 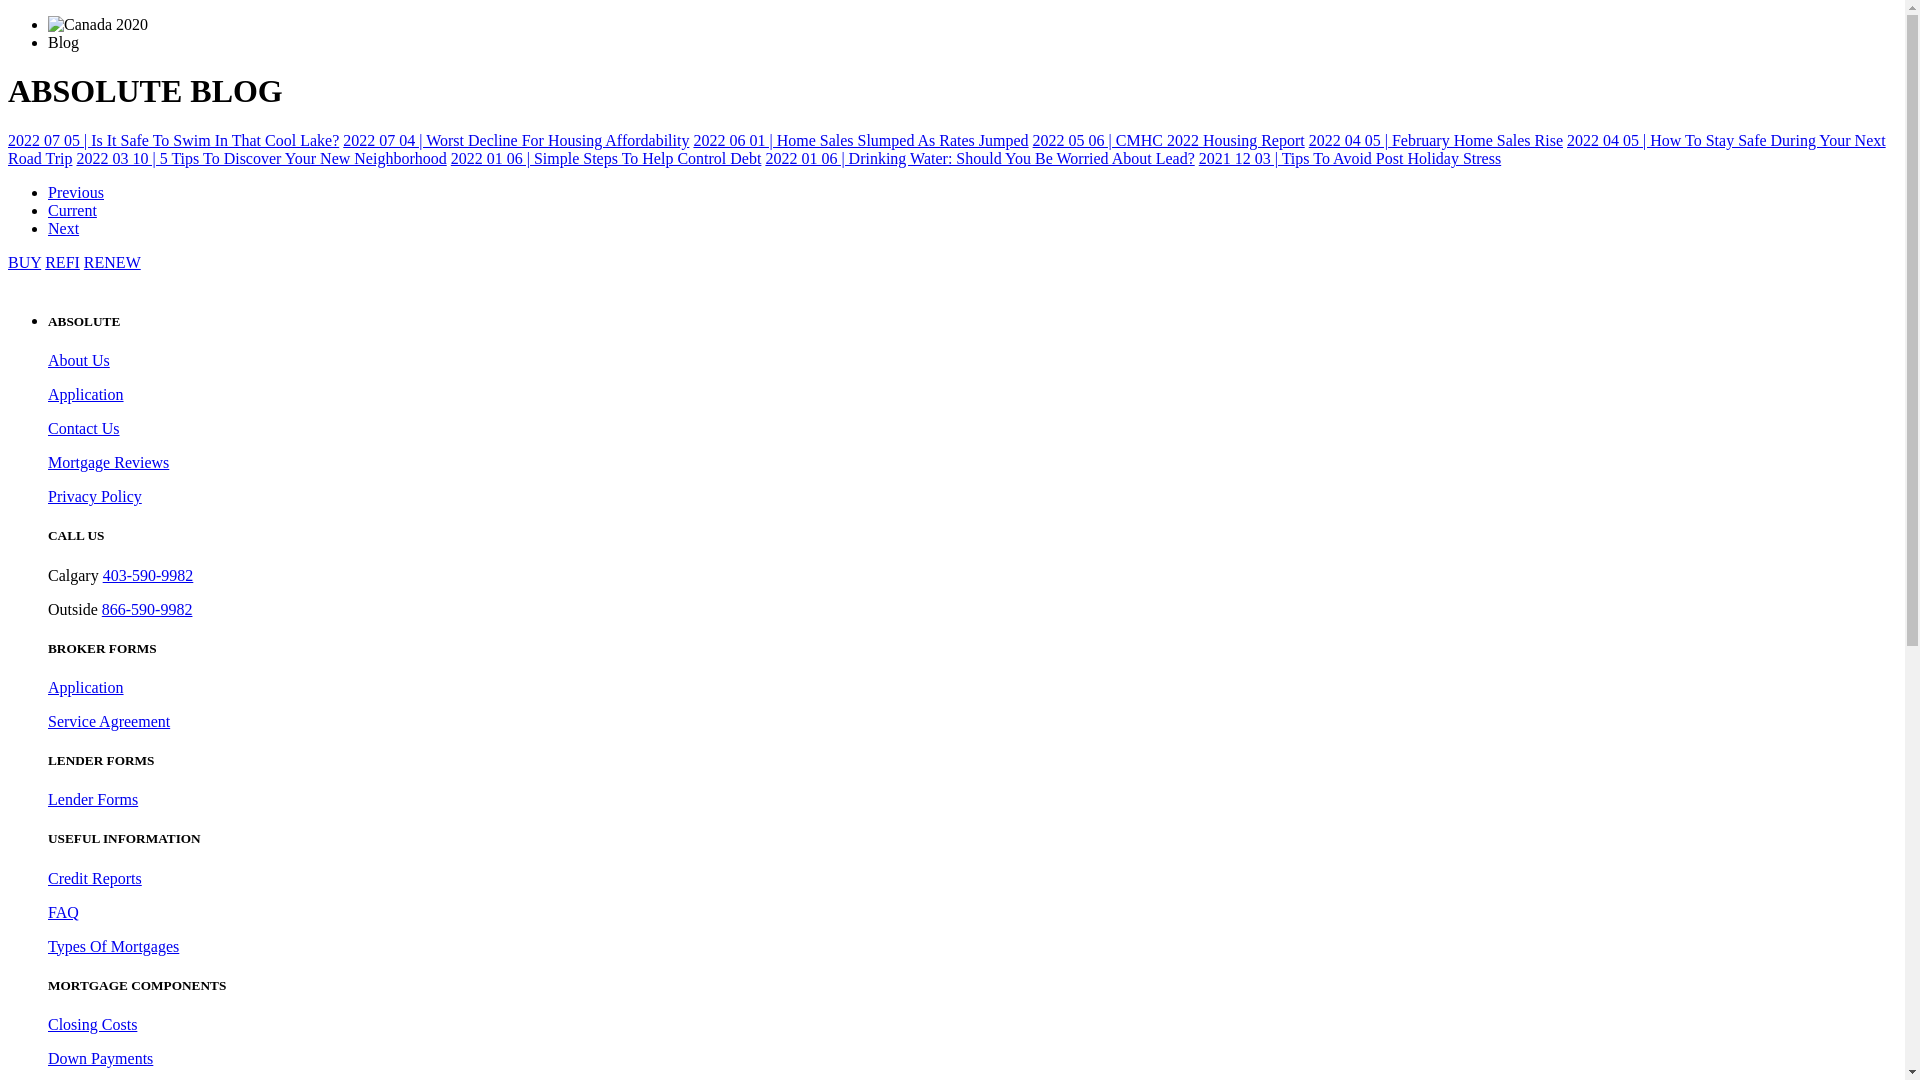 I want to click on 'Mortgage Reviews', so click(x=107, y=462).